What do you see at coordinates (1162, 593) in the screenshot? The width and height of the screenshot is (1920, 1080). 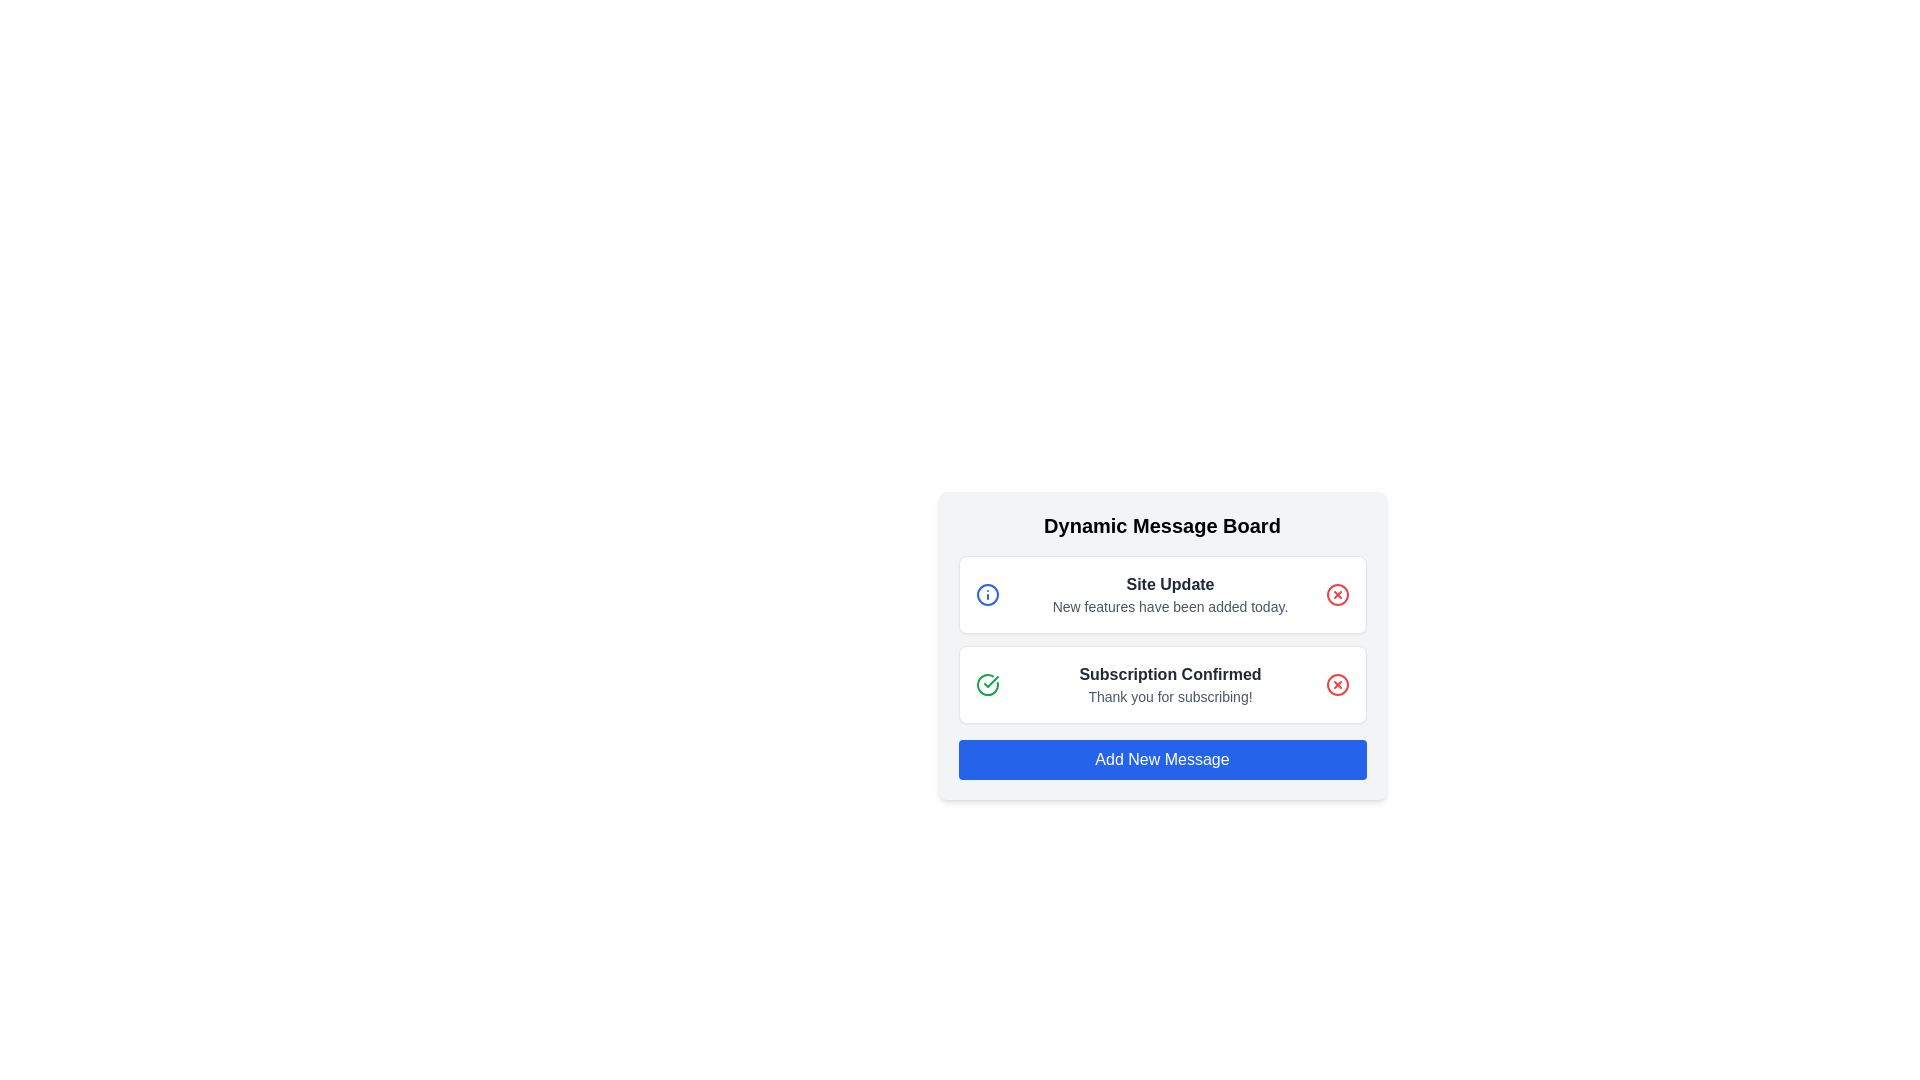 I see `the first notification box titled 'Site Update' in the 'Dynamic Message Board', which contains a description of new features and a red close button` at bounding box center [1162, 593].